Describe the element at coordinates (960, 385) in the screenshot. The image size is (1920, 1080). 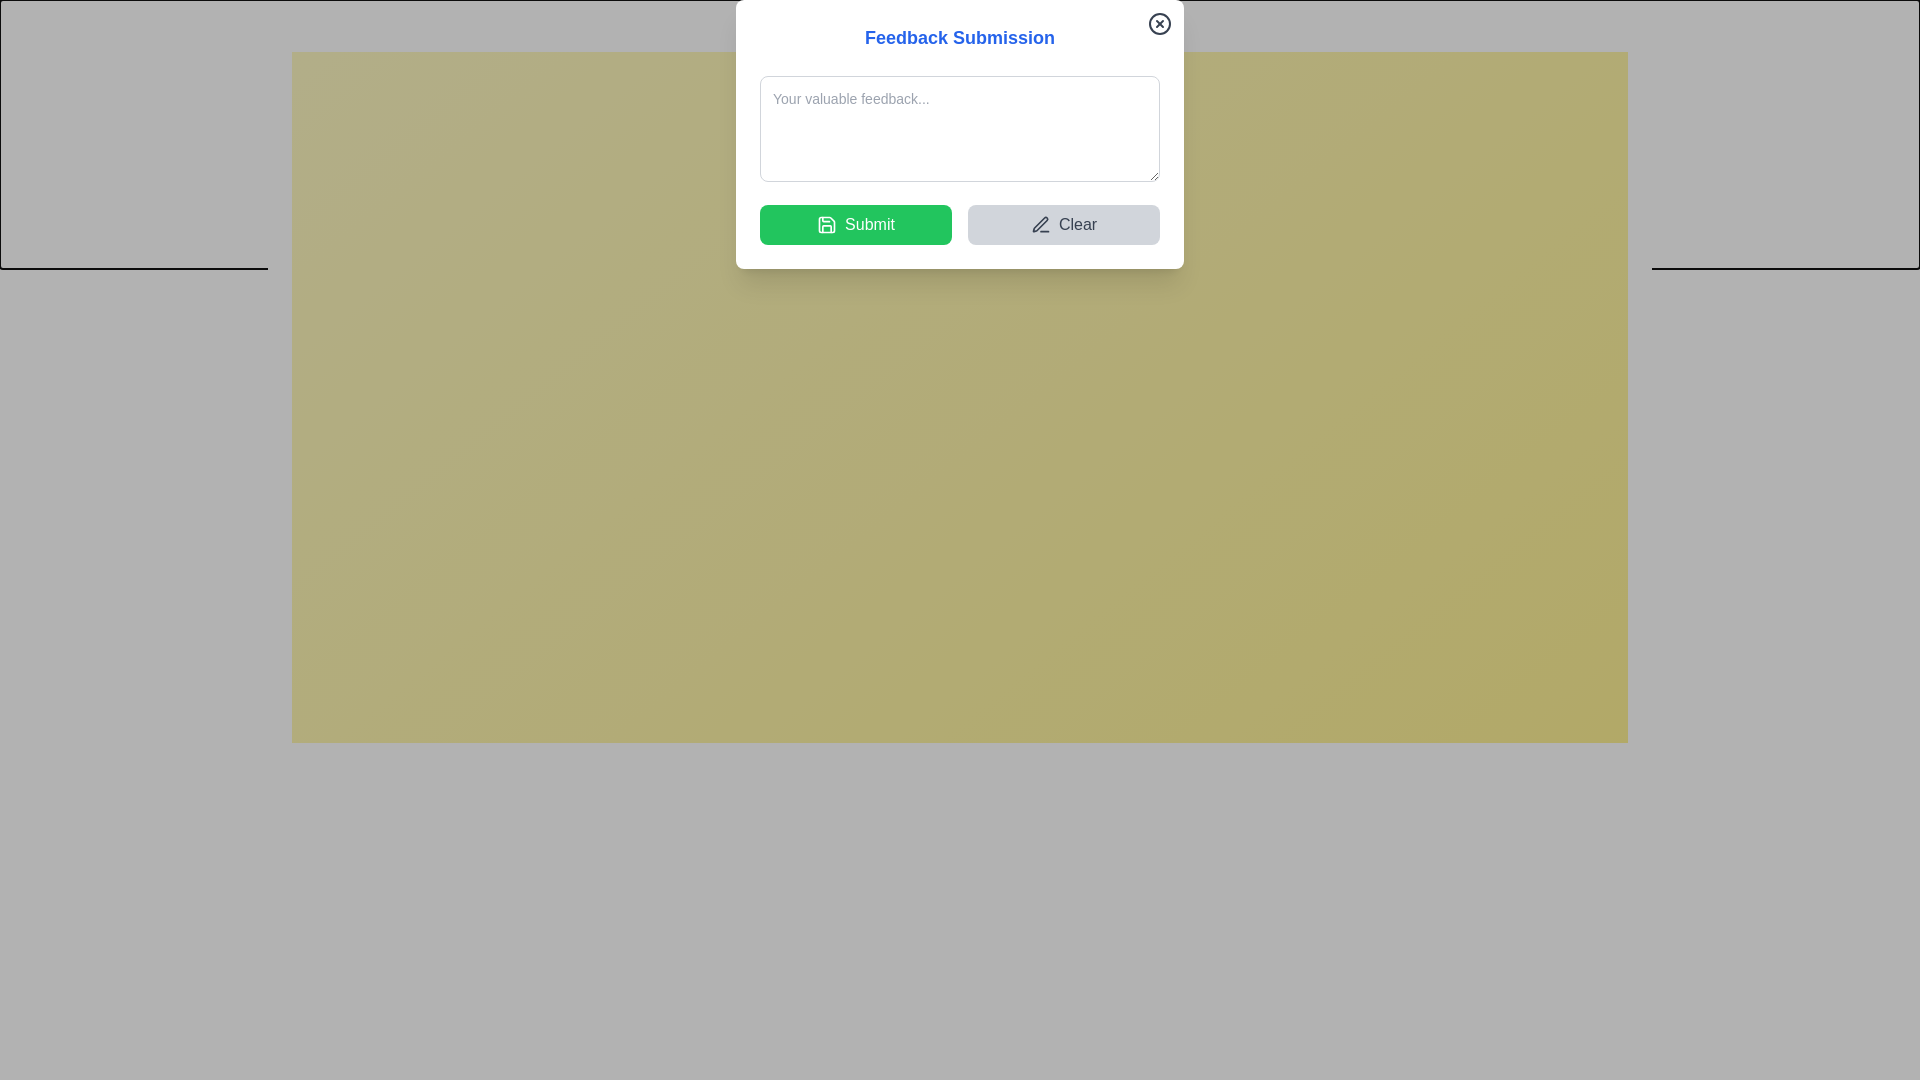
I see `the feedback text area and type the feedback text` at that location.